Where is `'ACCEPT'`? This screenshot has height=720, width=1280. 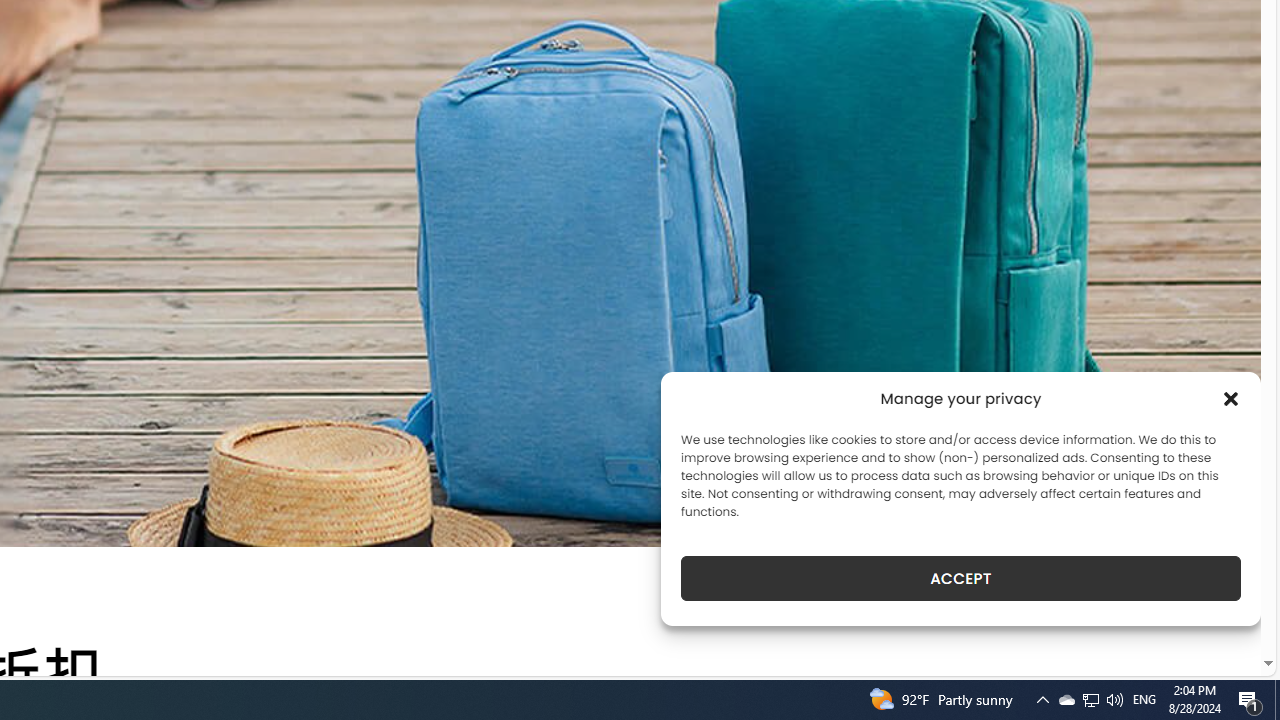
'ACCEPT' is located at coordinates (961, 578).